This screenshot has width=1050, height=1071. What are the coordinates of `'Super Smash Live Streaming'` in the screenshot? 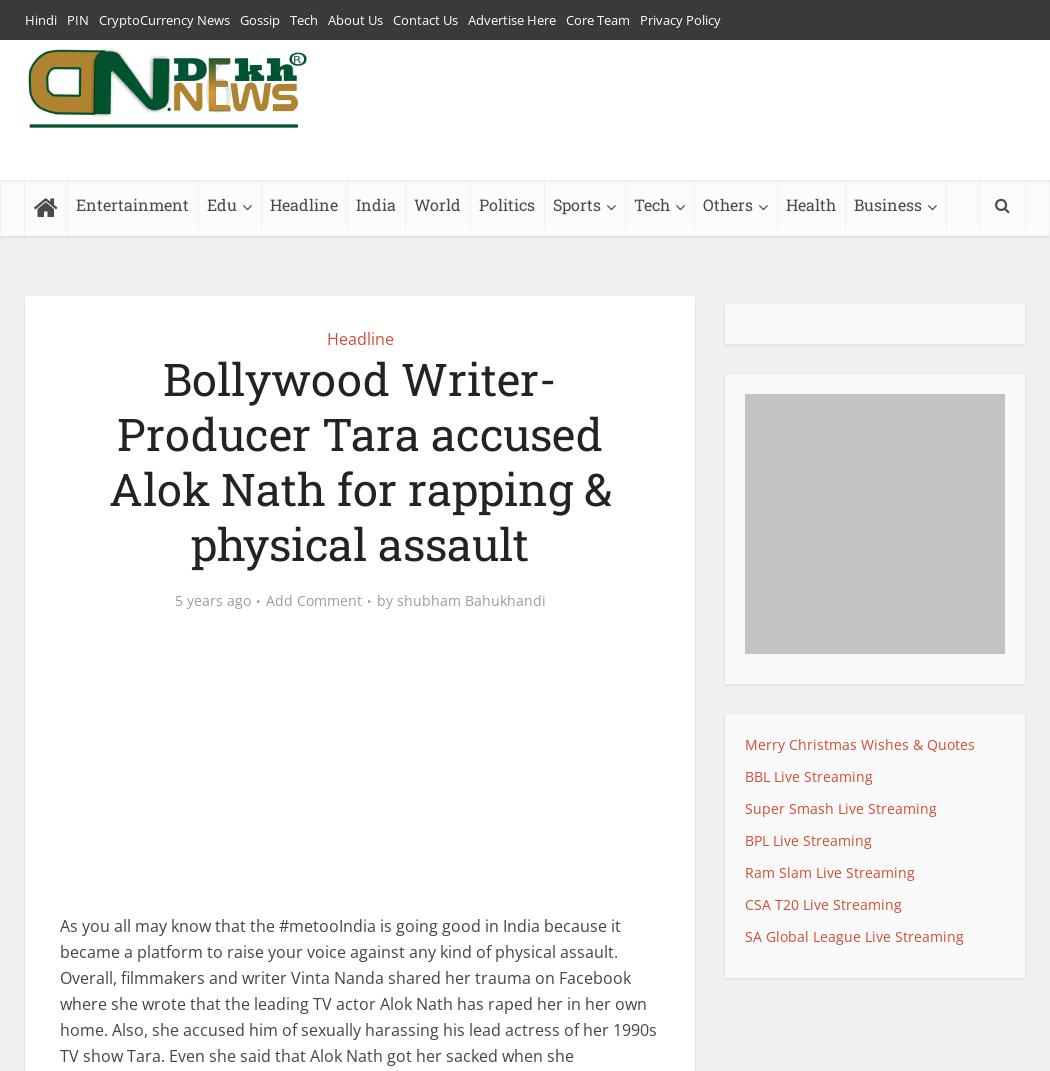 It's located at (841, 806).